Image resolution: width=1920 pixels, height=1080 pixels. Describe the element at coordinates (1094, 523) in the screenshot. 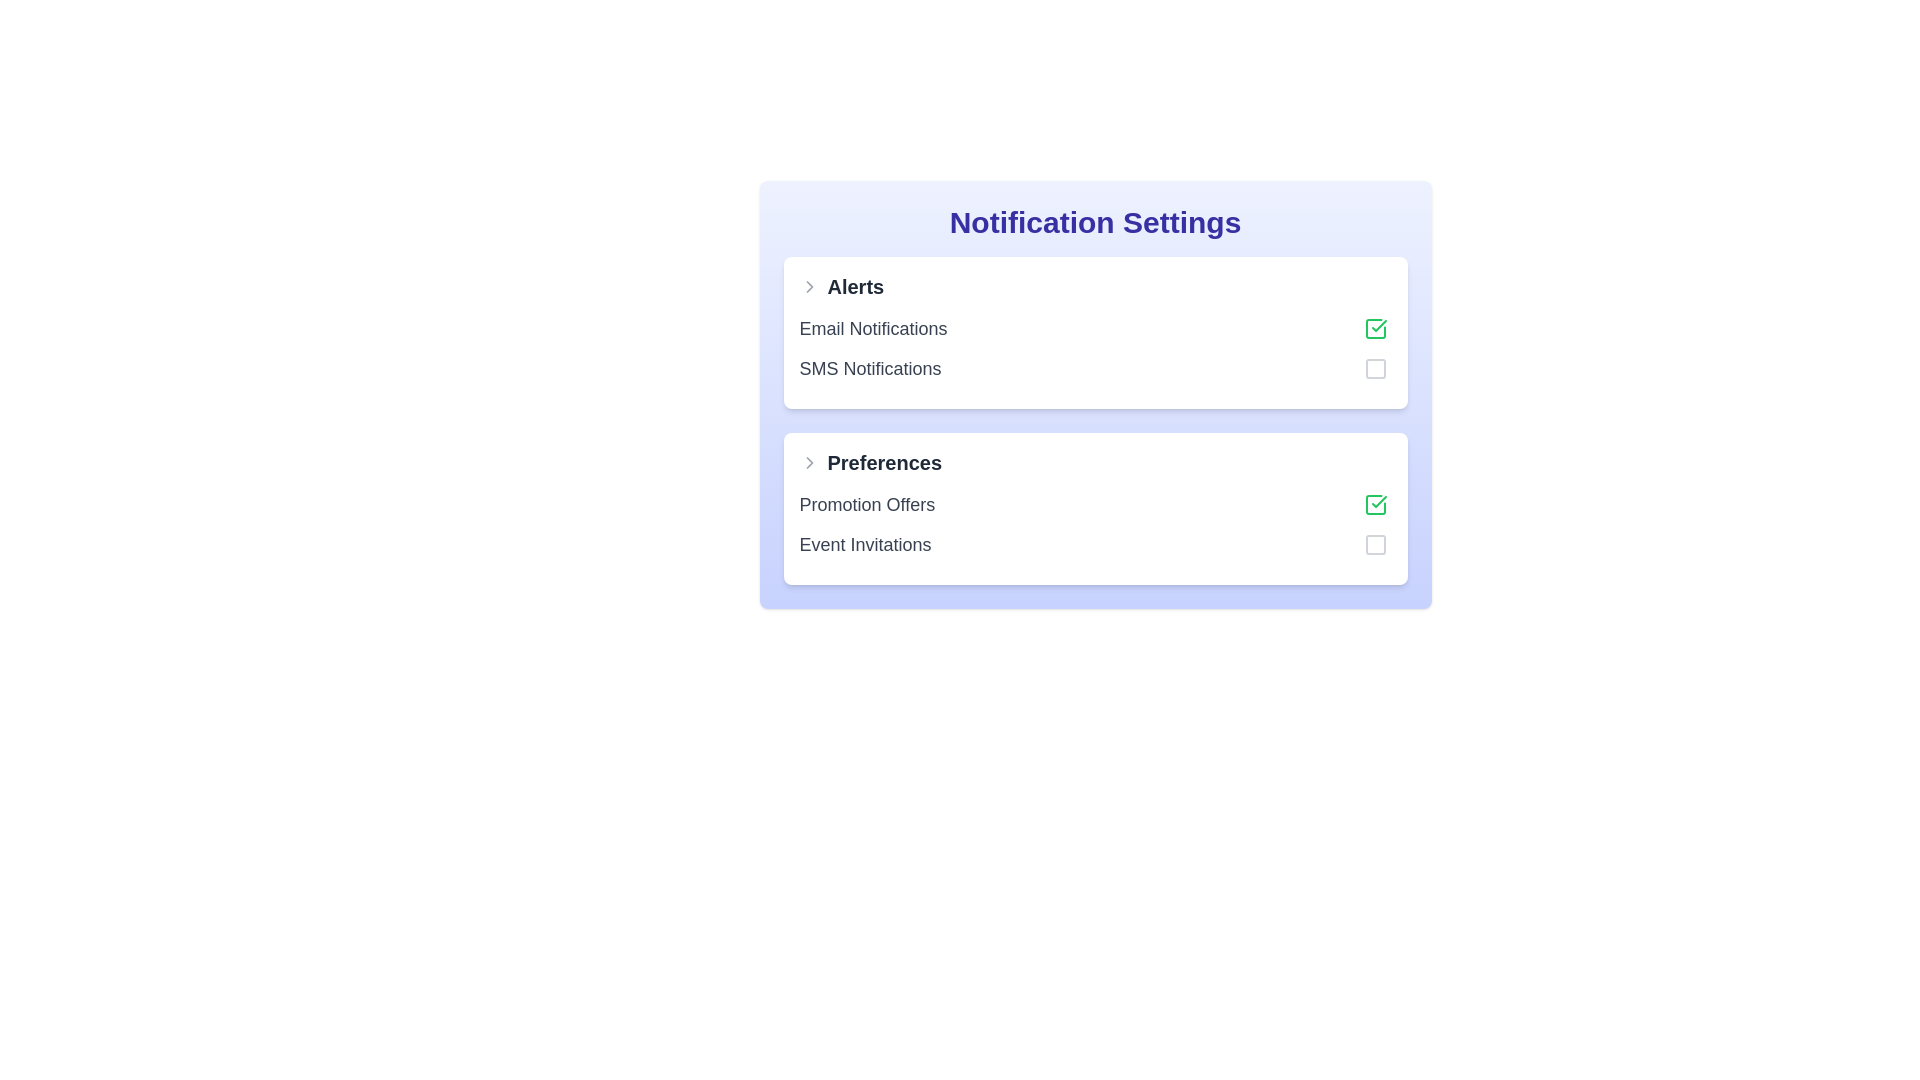

I see `the checkbox next to the 'Promotion Offers' title in the Preferences card` at that location.